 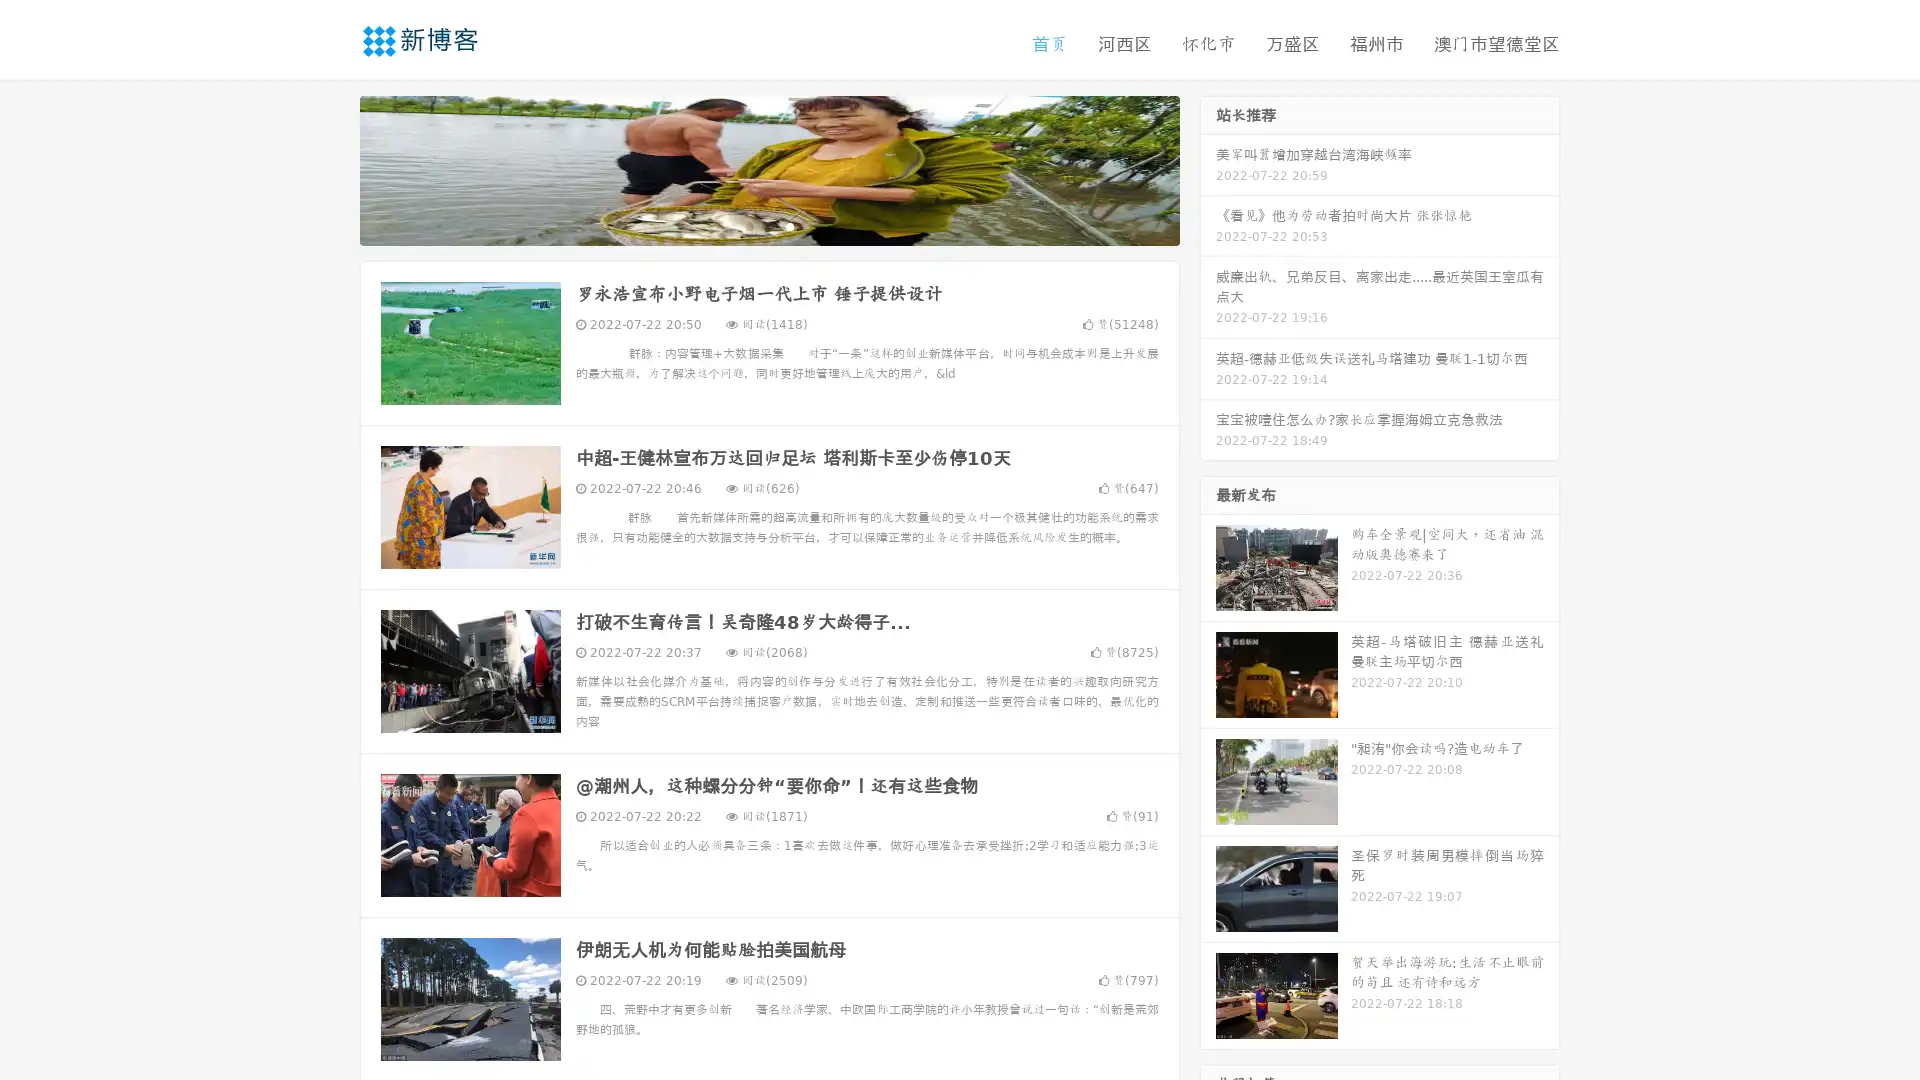 I want to click on Go to slide 1, so click(x=748, y=225).